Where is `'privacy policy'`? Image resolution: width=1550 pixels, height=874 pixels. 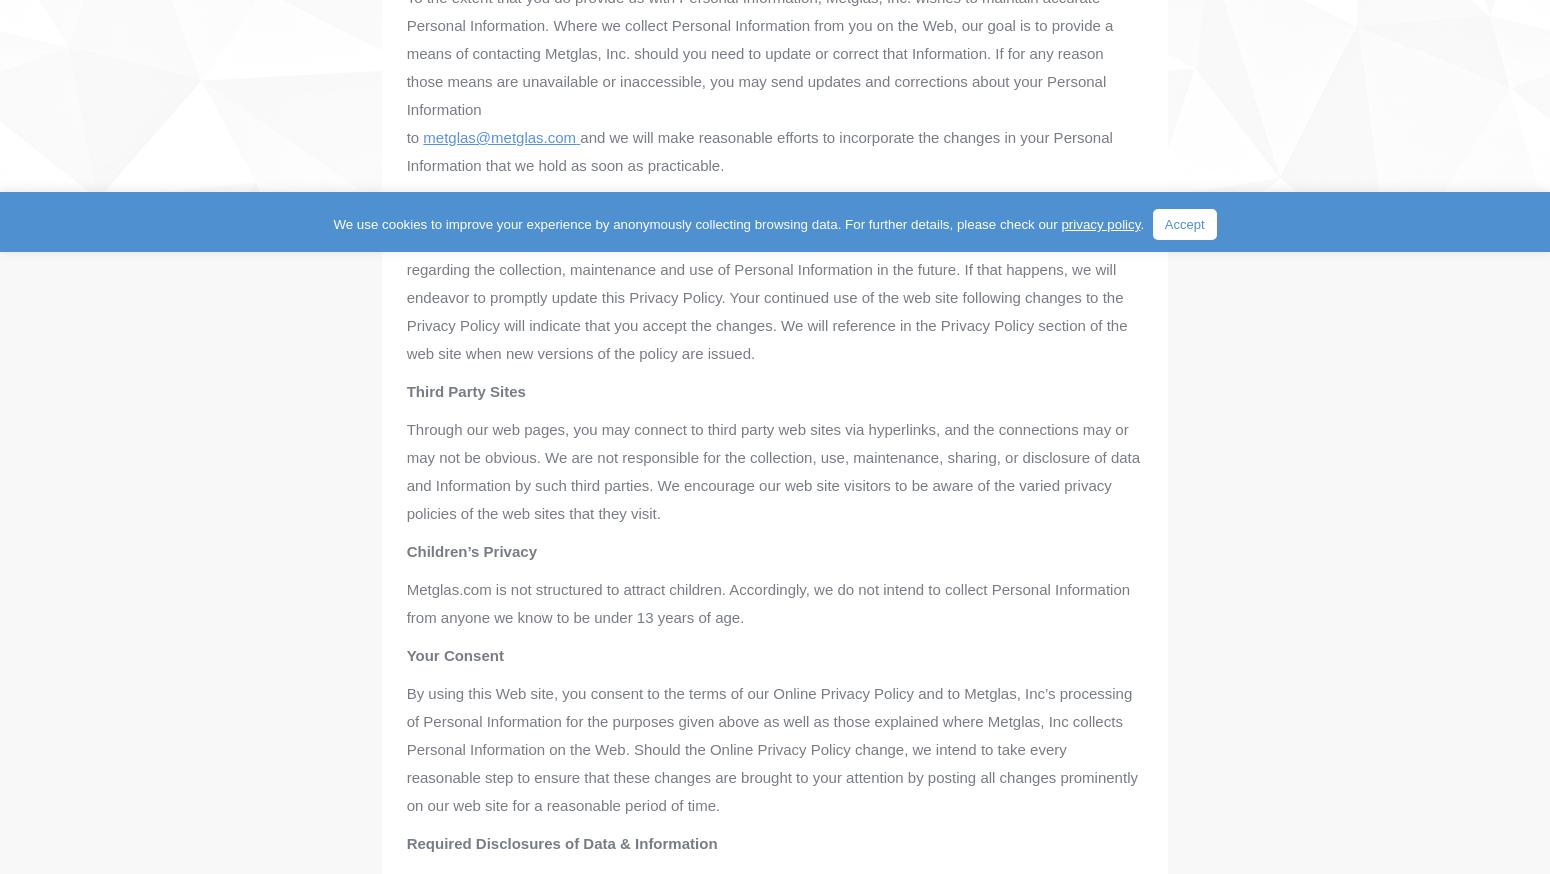
'privacy policy' is located at coordinates (1060, 224).